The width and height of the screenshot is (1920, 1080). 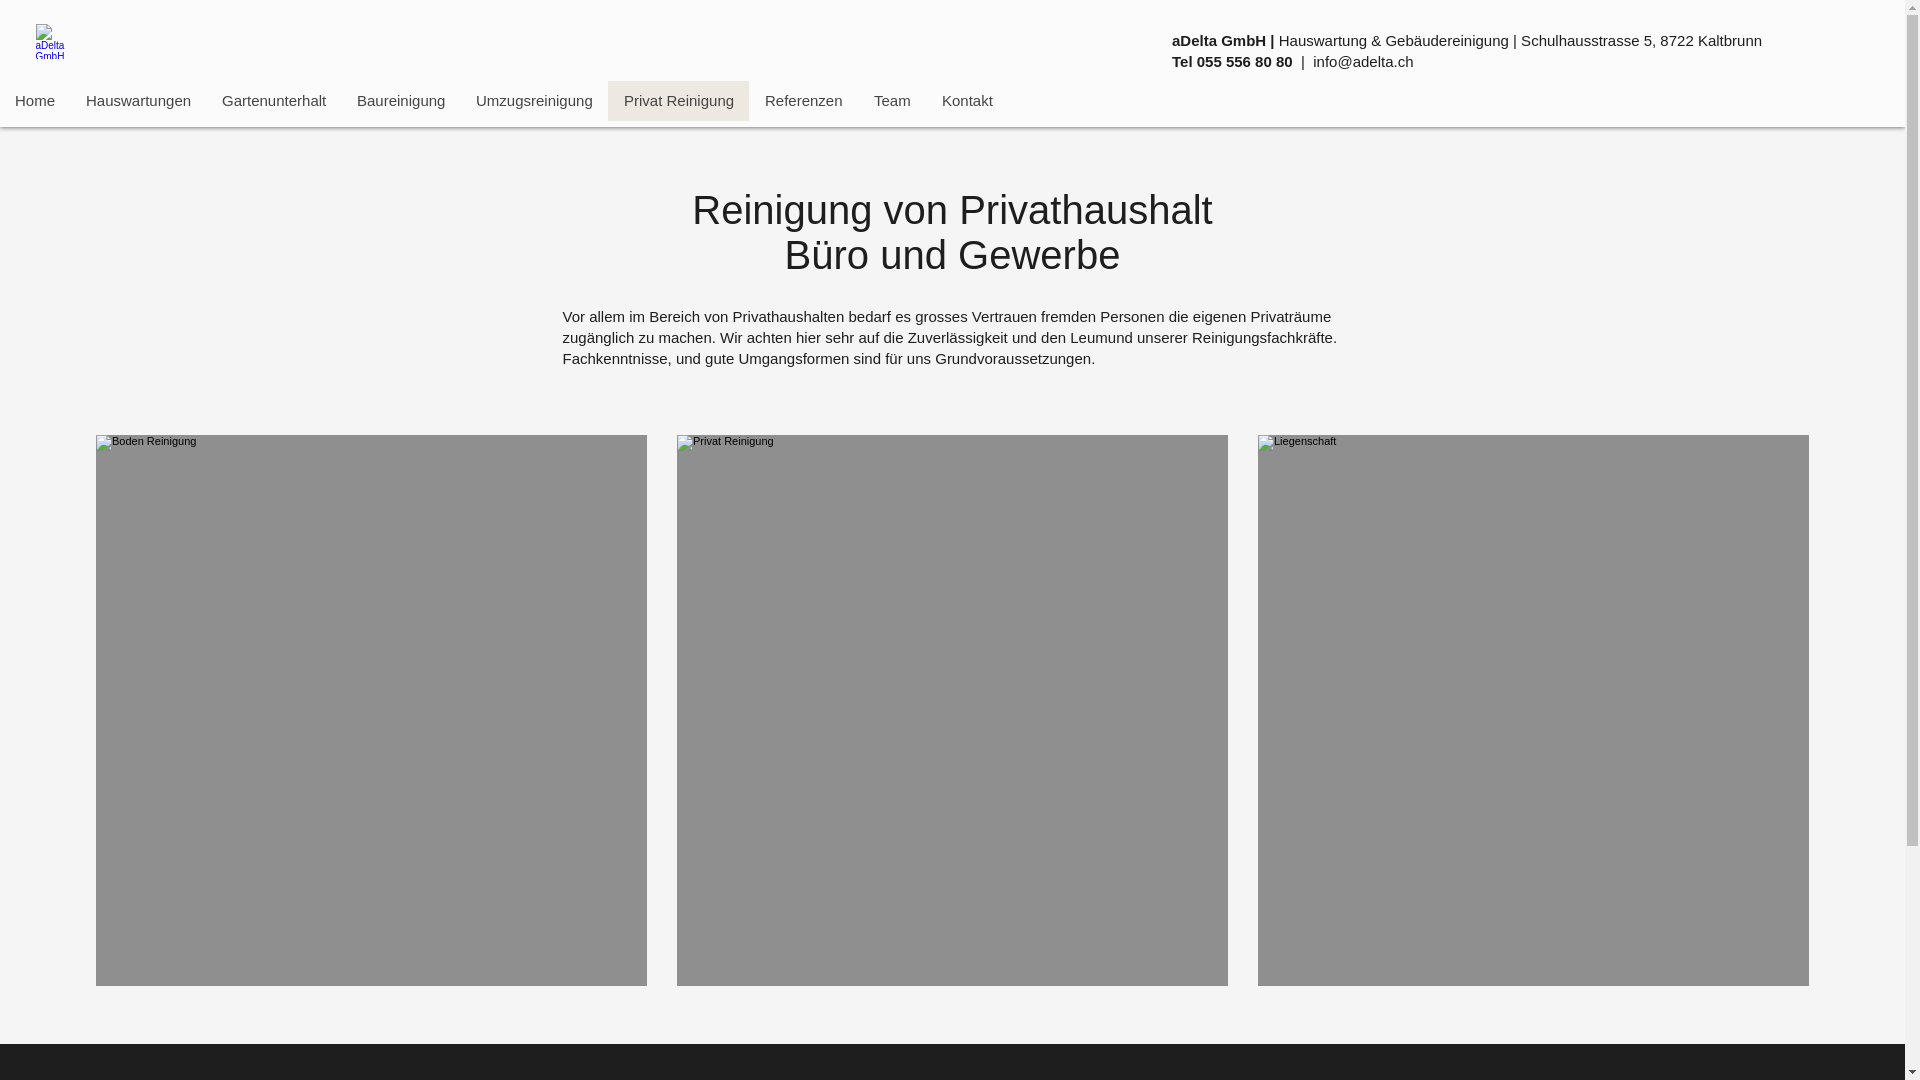 What do you see at coordinates (858, 100) in the screenshot?
I see `'Team'` at bounding box center [858, 100].